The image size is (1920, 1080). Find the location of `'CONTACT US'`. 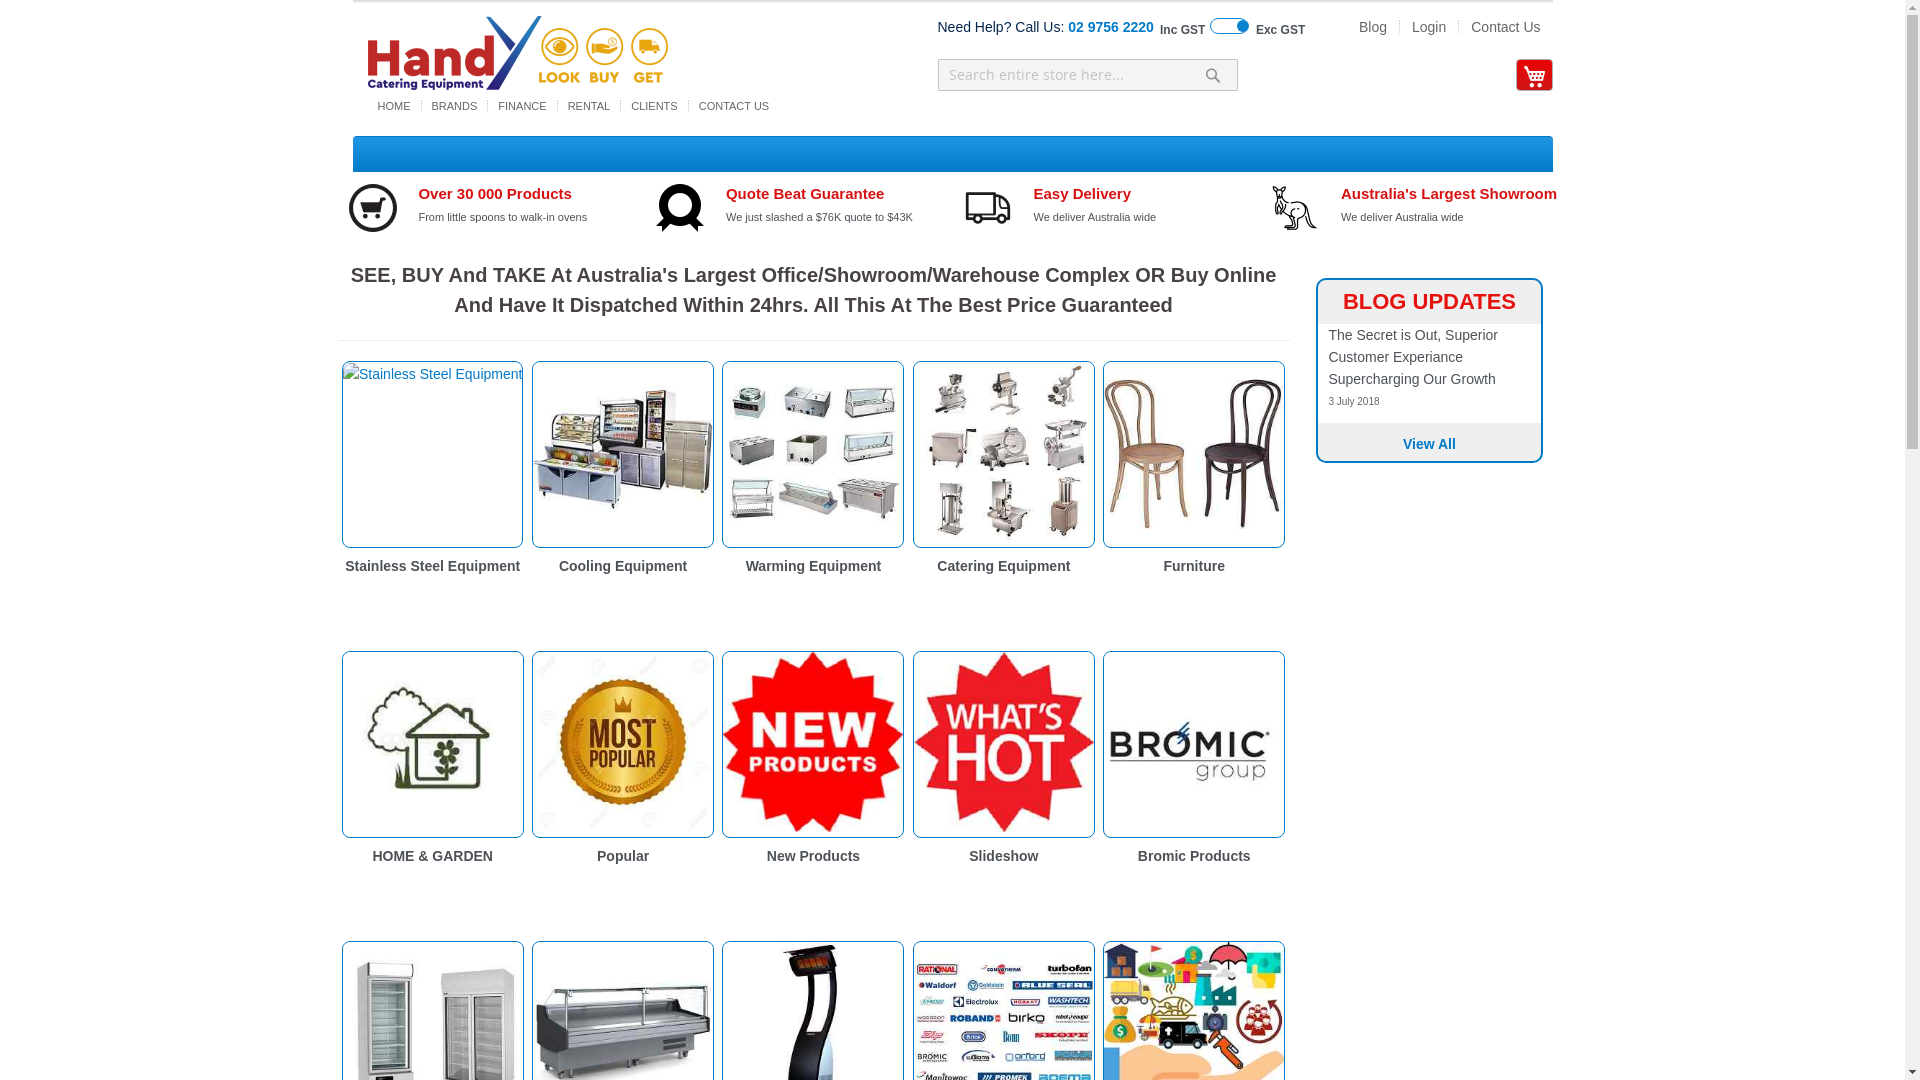

'CONTACT US' is located at coordinates (689, 105).